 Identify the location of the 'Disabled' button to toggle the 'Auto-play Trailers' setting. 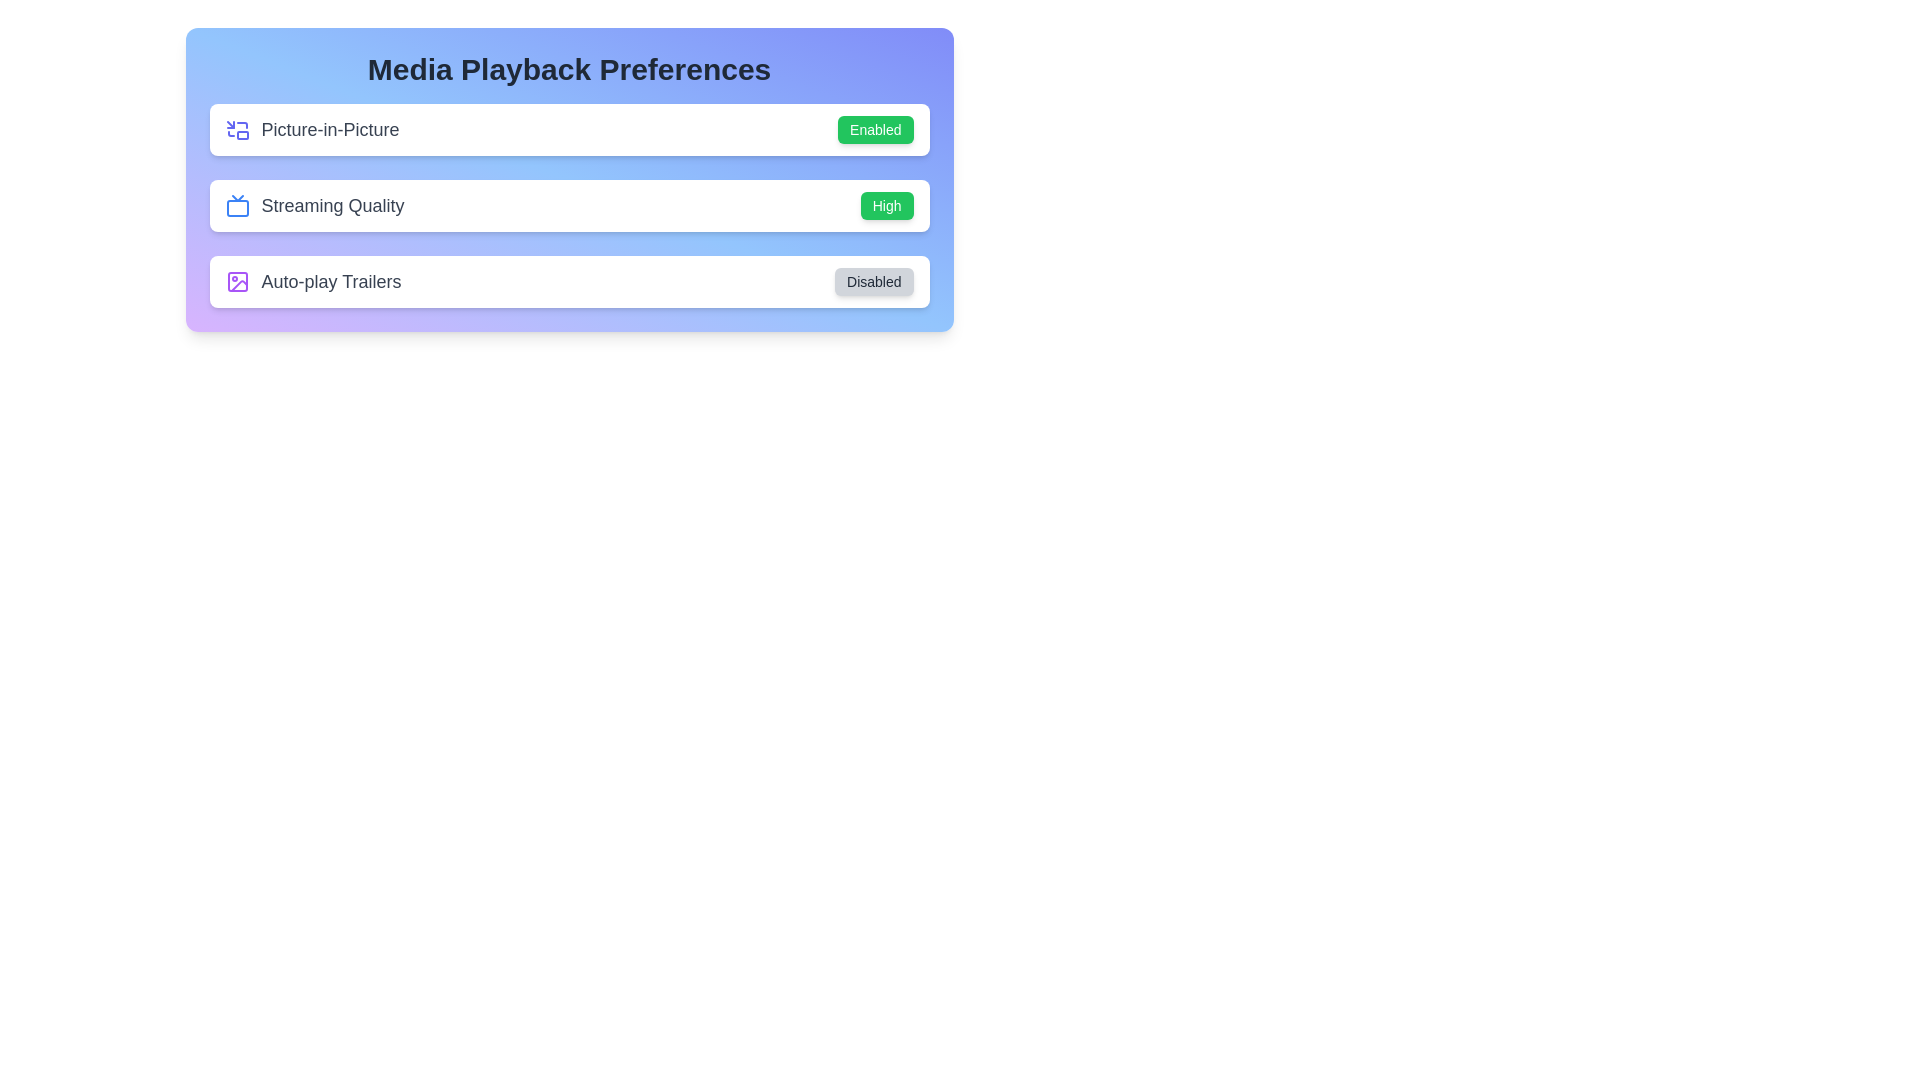
(873, 281).